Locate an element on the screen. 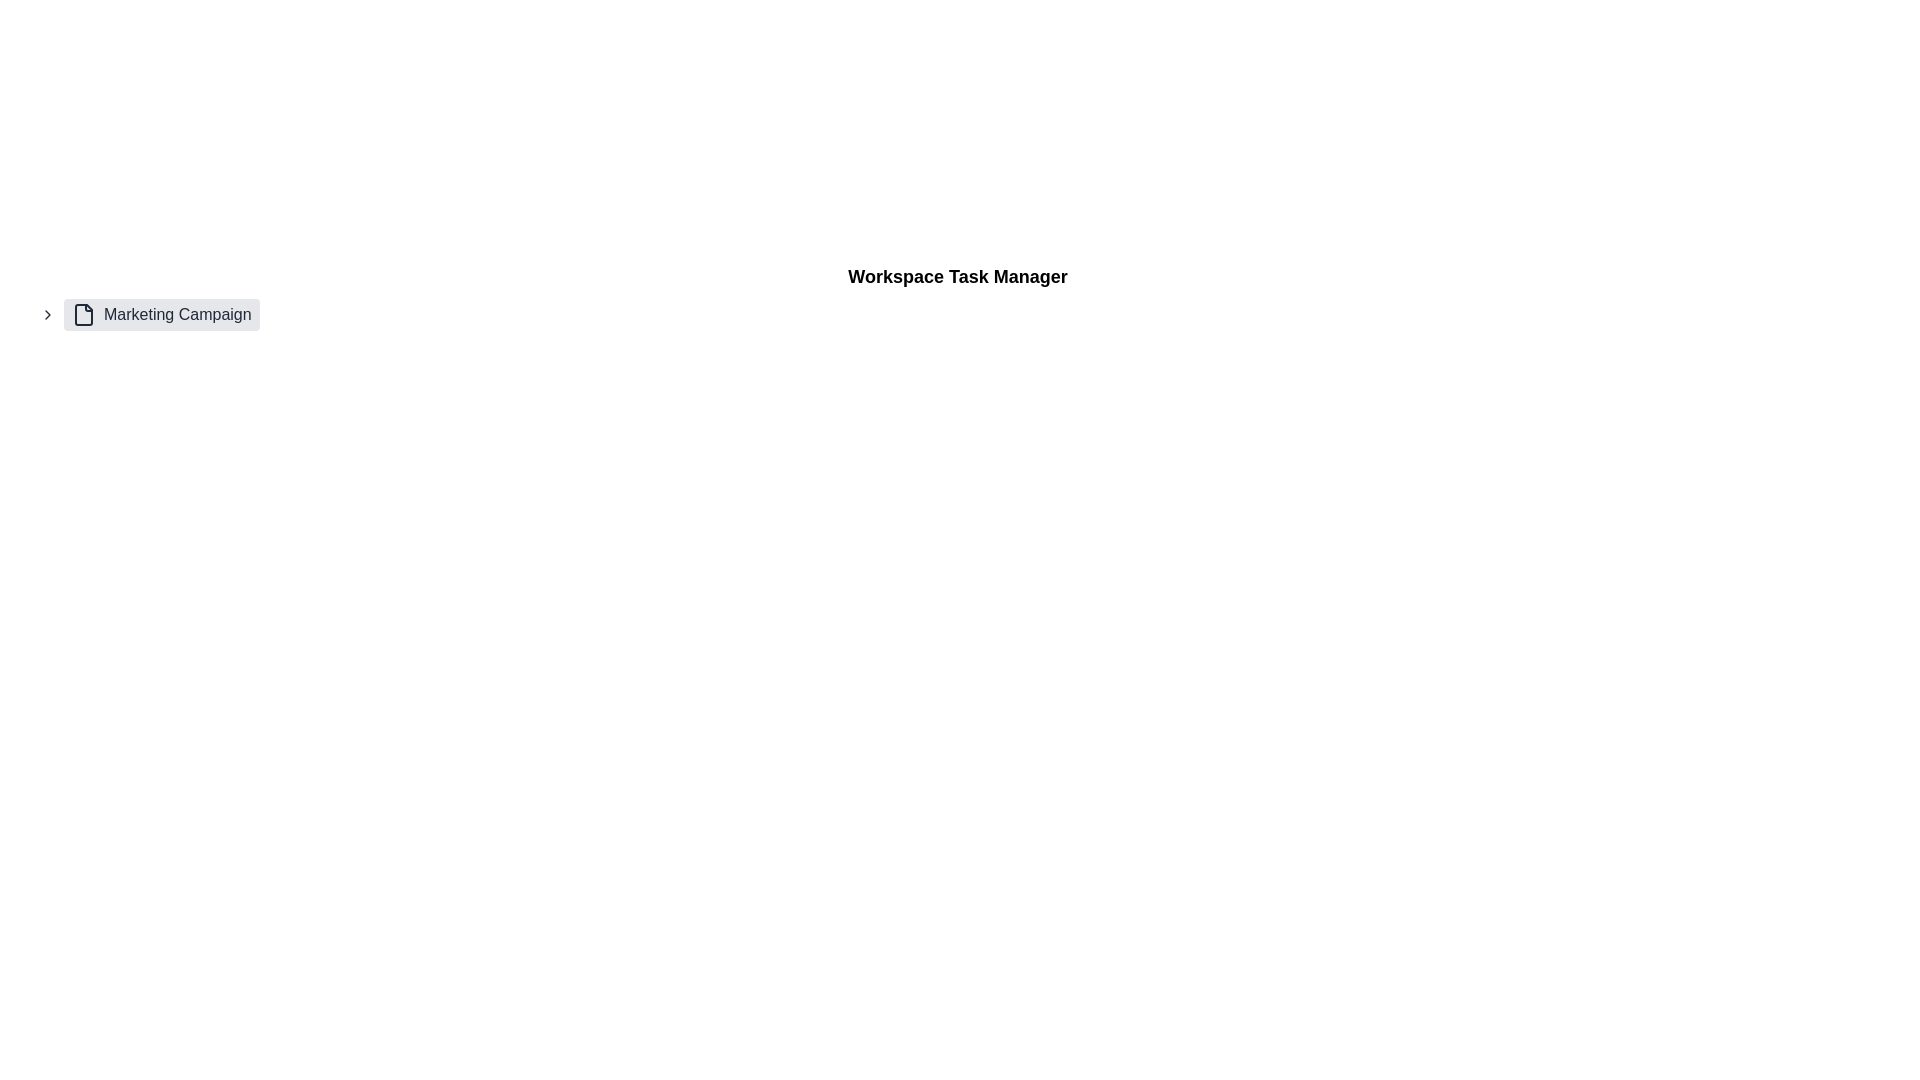 This screenshot has width=1920, height=1080. the chevron-right icon for 'Marketing Campaign' is located at coordinates (48, 315).